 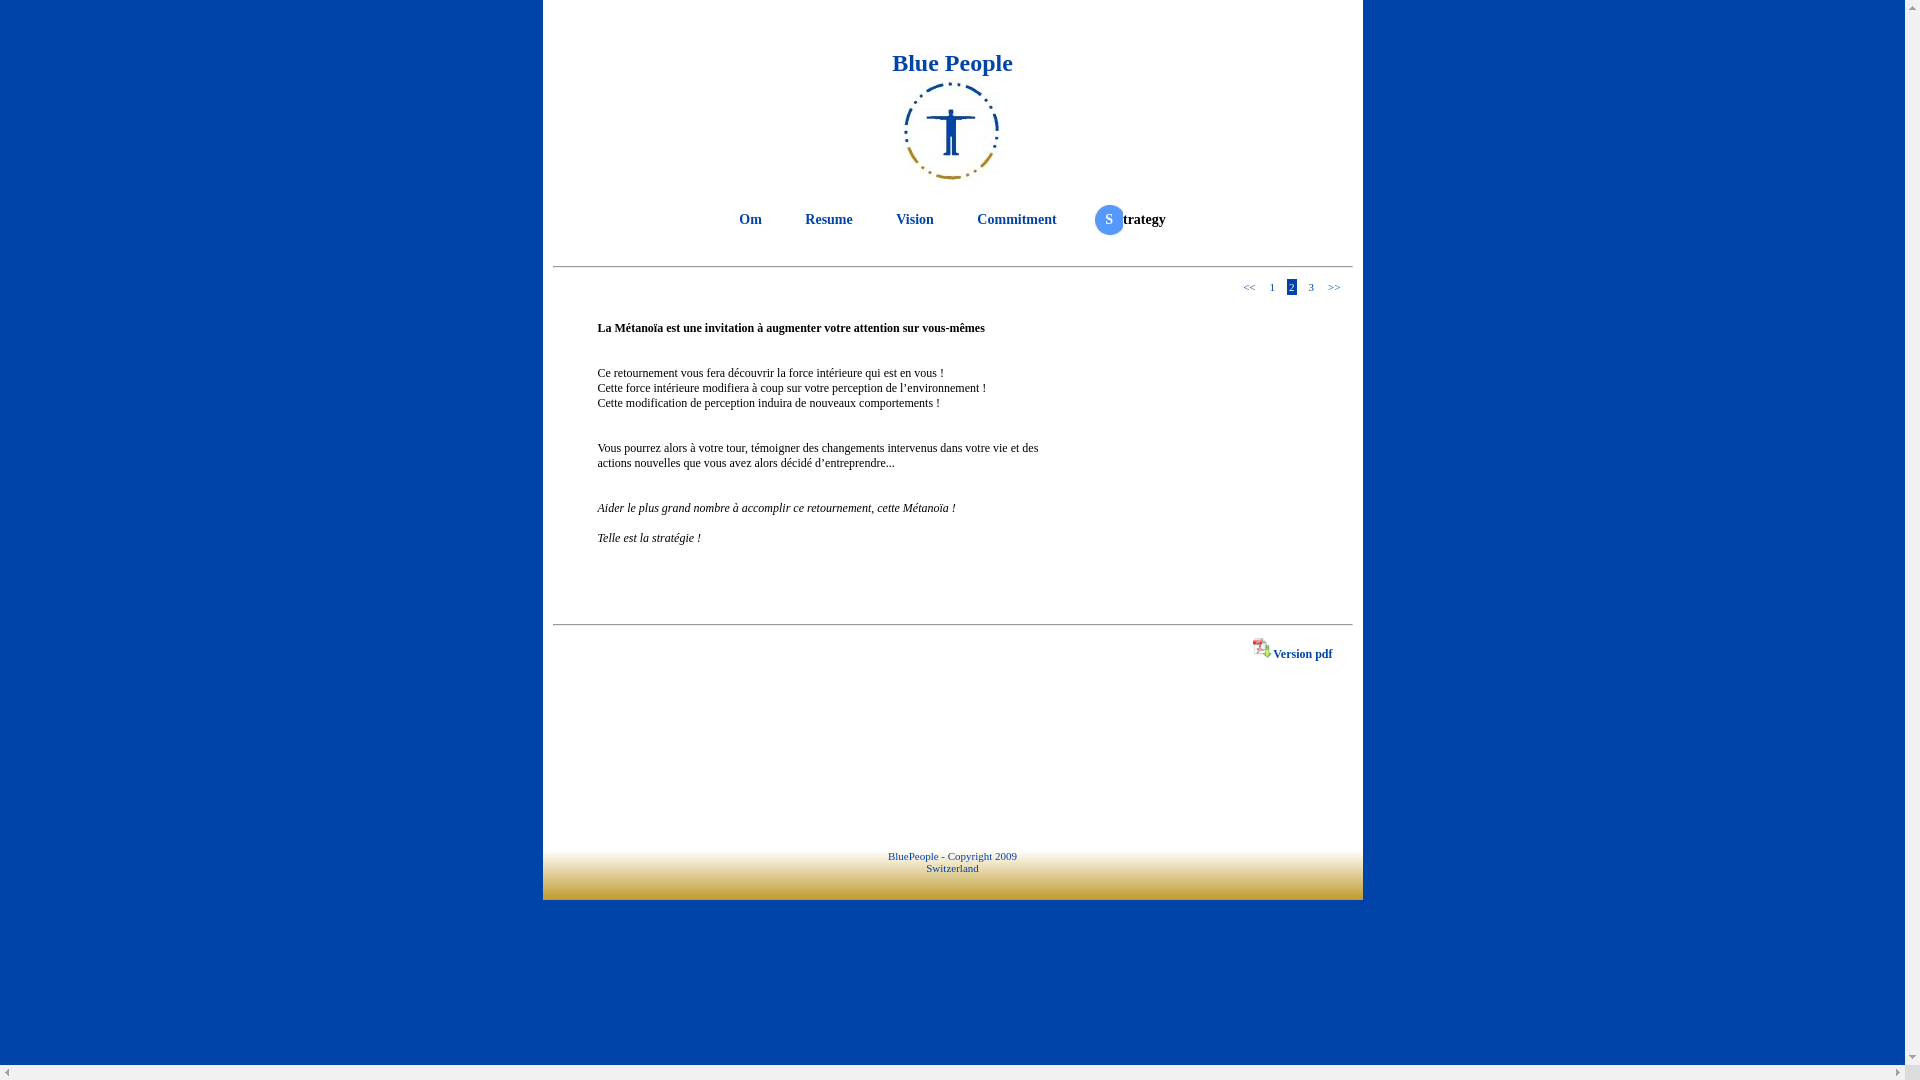 I want to click on '2', so click(x=1291, y=286).